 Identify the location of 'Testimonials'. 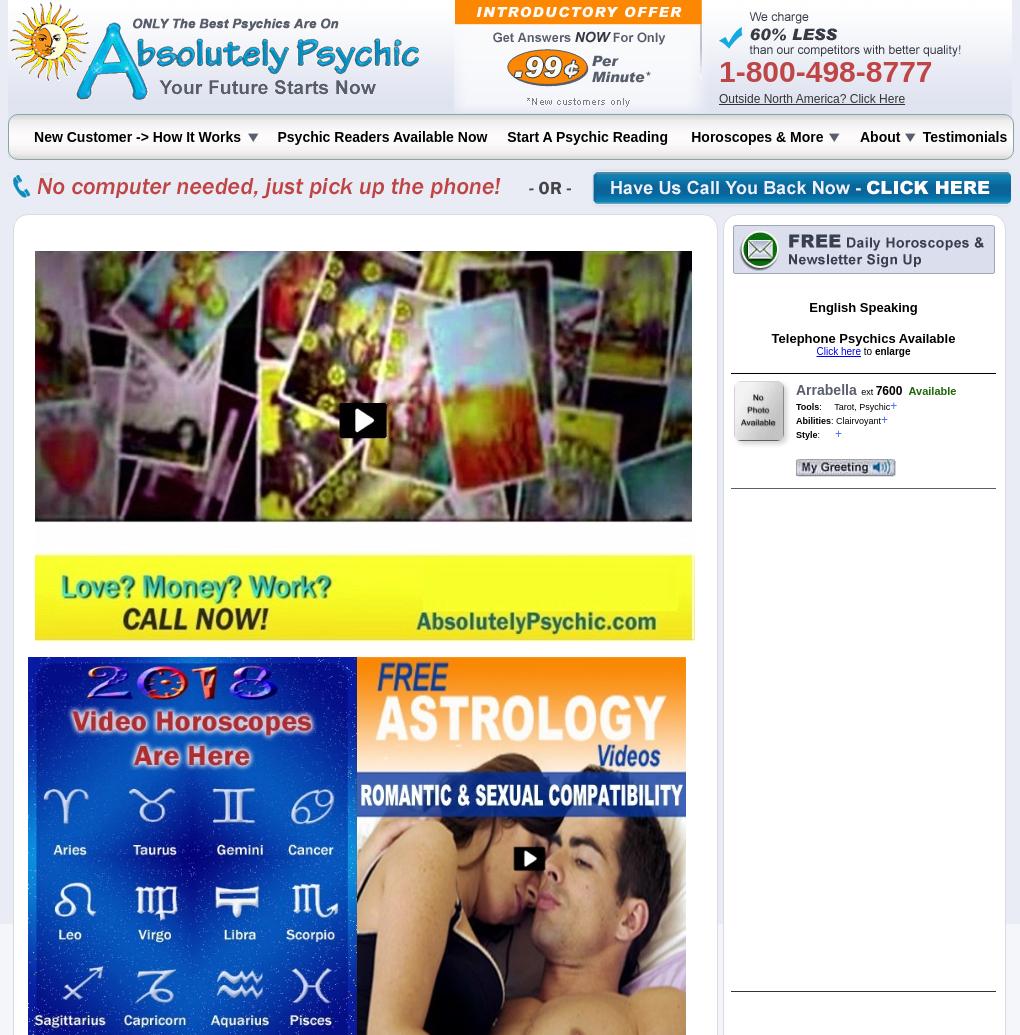
(963, 137).